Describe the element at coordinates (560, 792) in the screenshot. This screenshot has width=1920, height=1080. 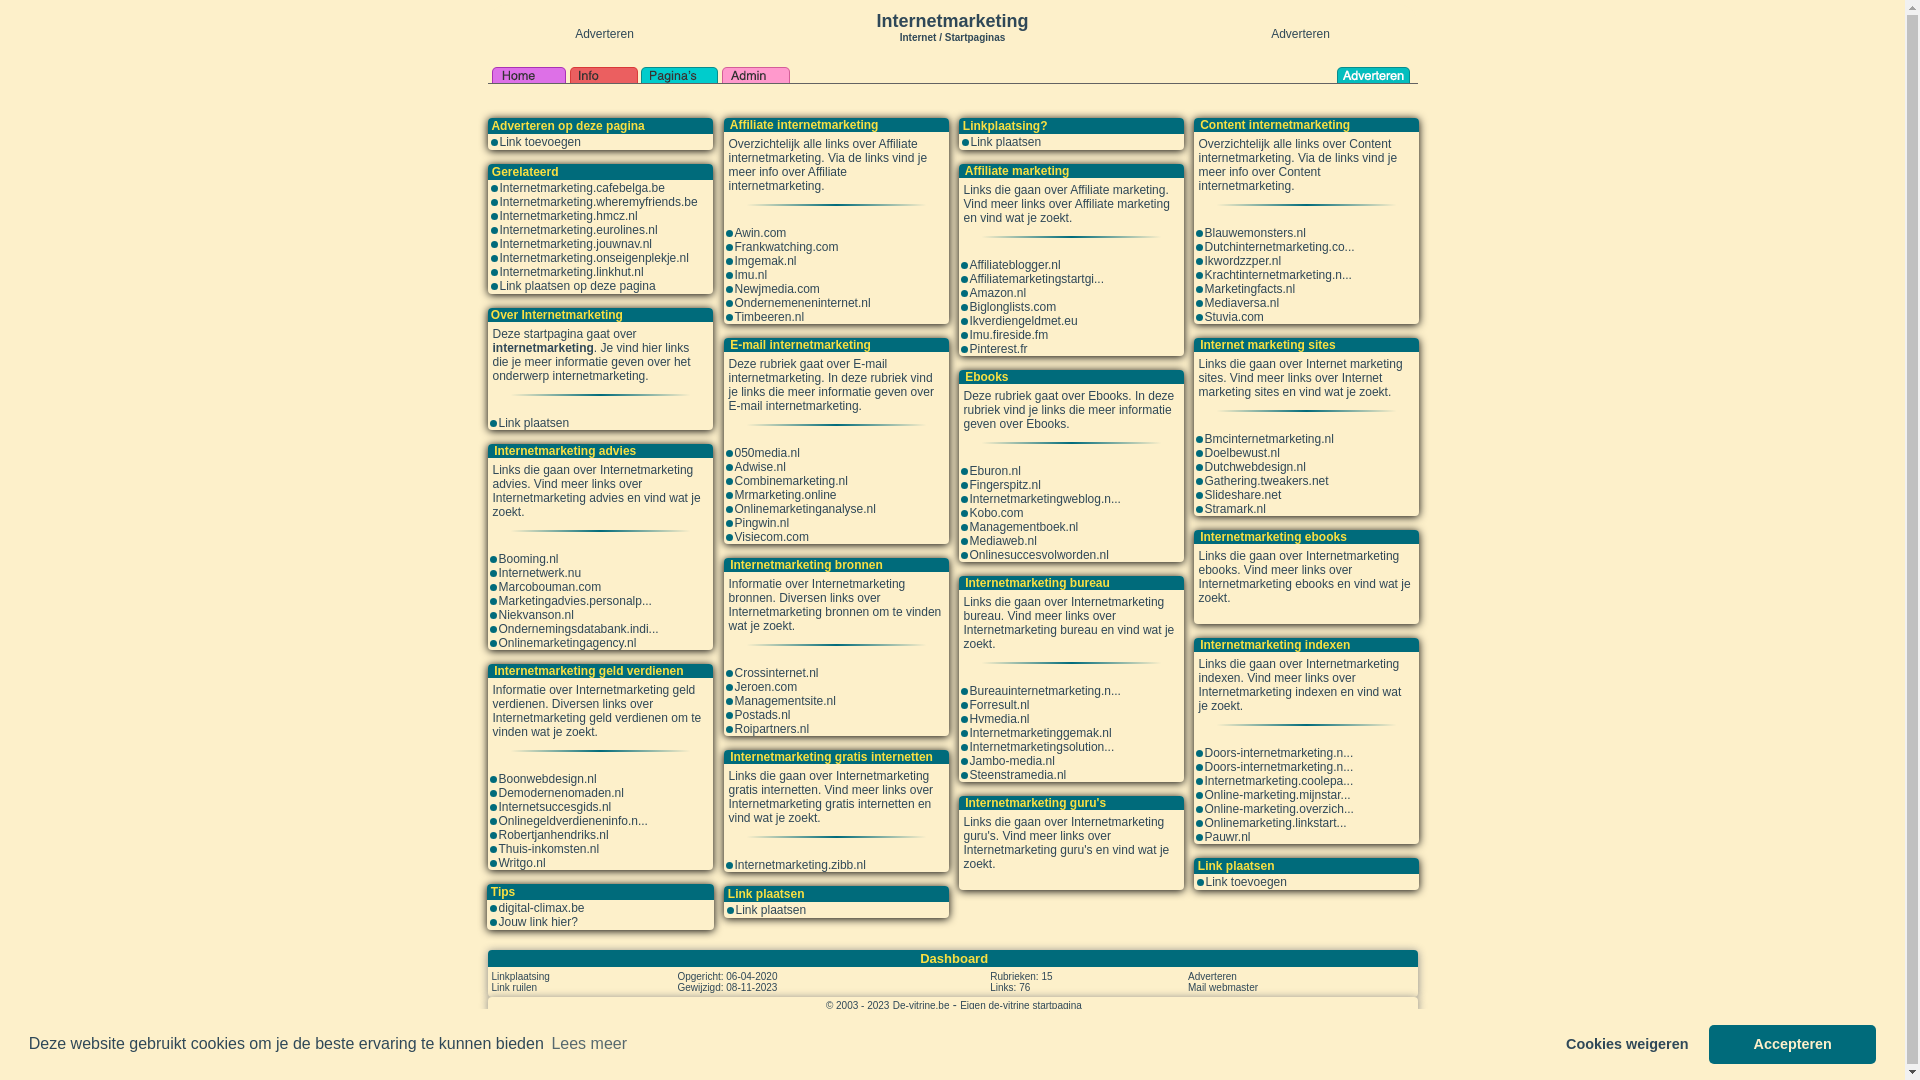
I see `'Demodernenomaden.nl'` at that location.